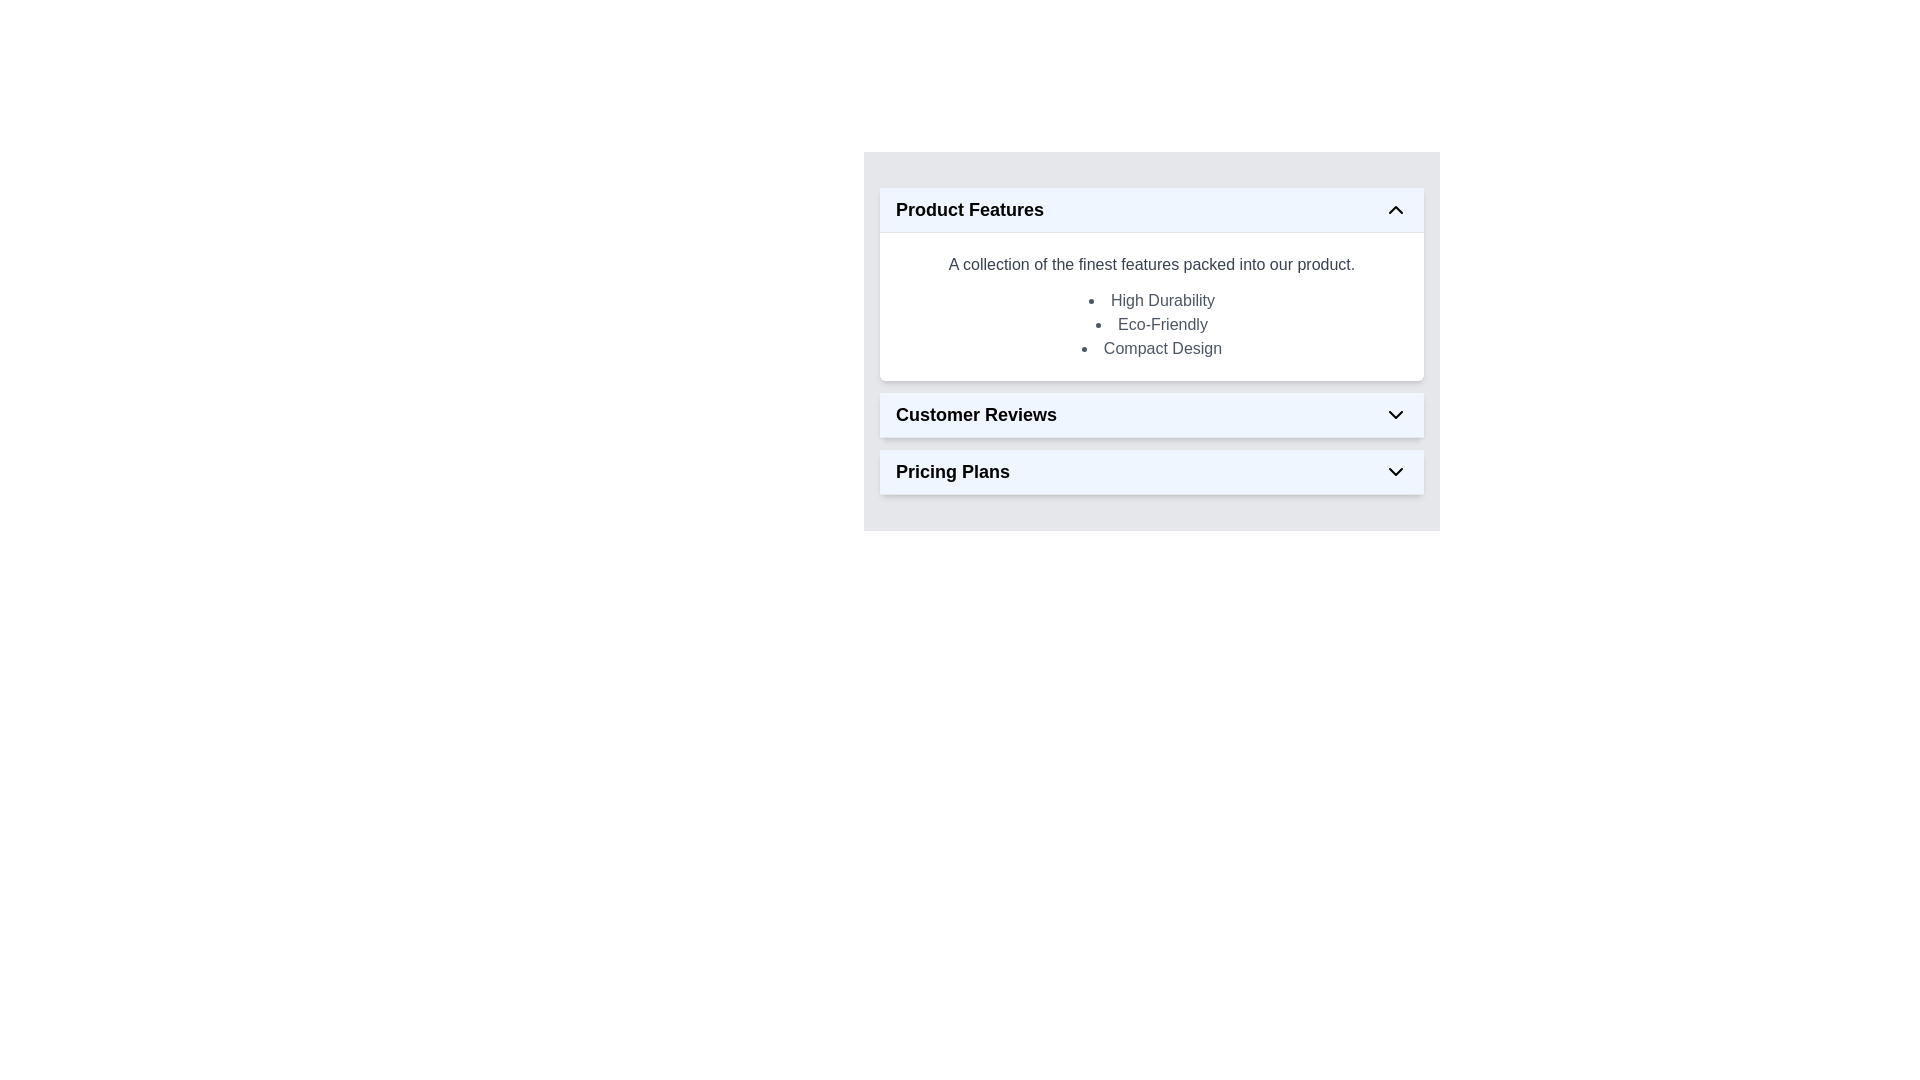 The image size is (1920, 1080). I want to click on the text element displaying 'High Durability' in the 'Product Features' section, which is the first entry in the bulleted list, so click(1152, 300).